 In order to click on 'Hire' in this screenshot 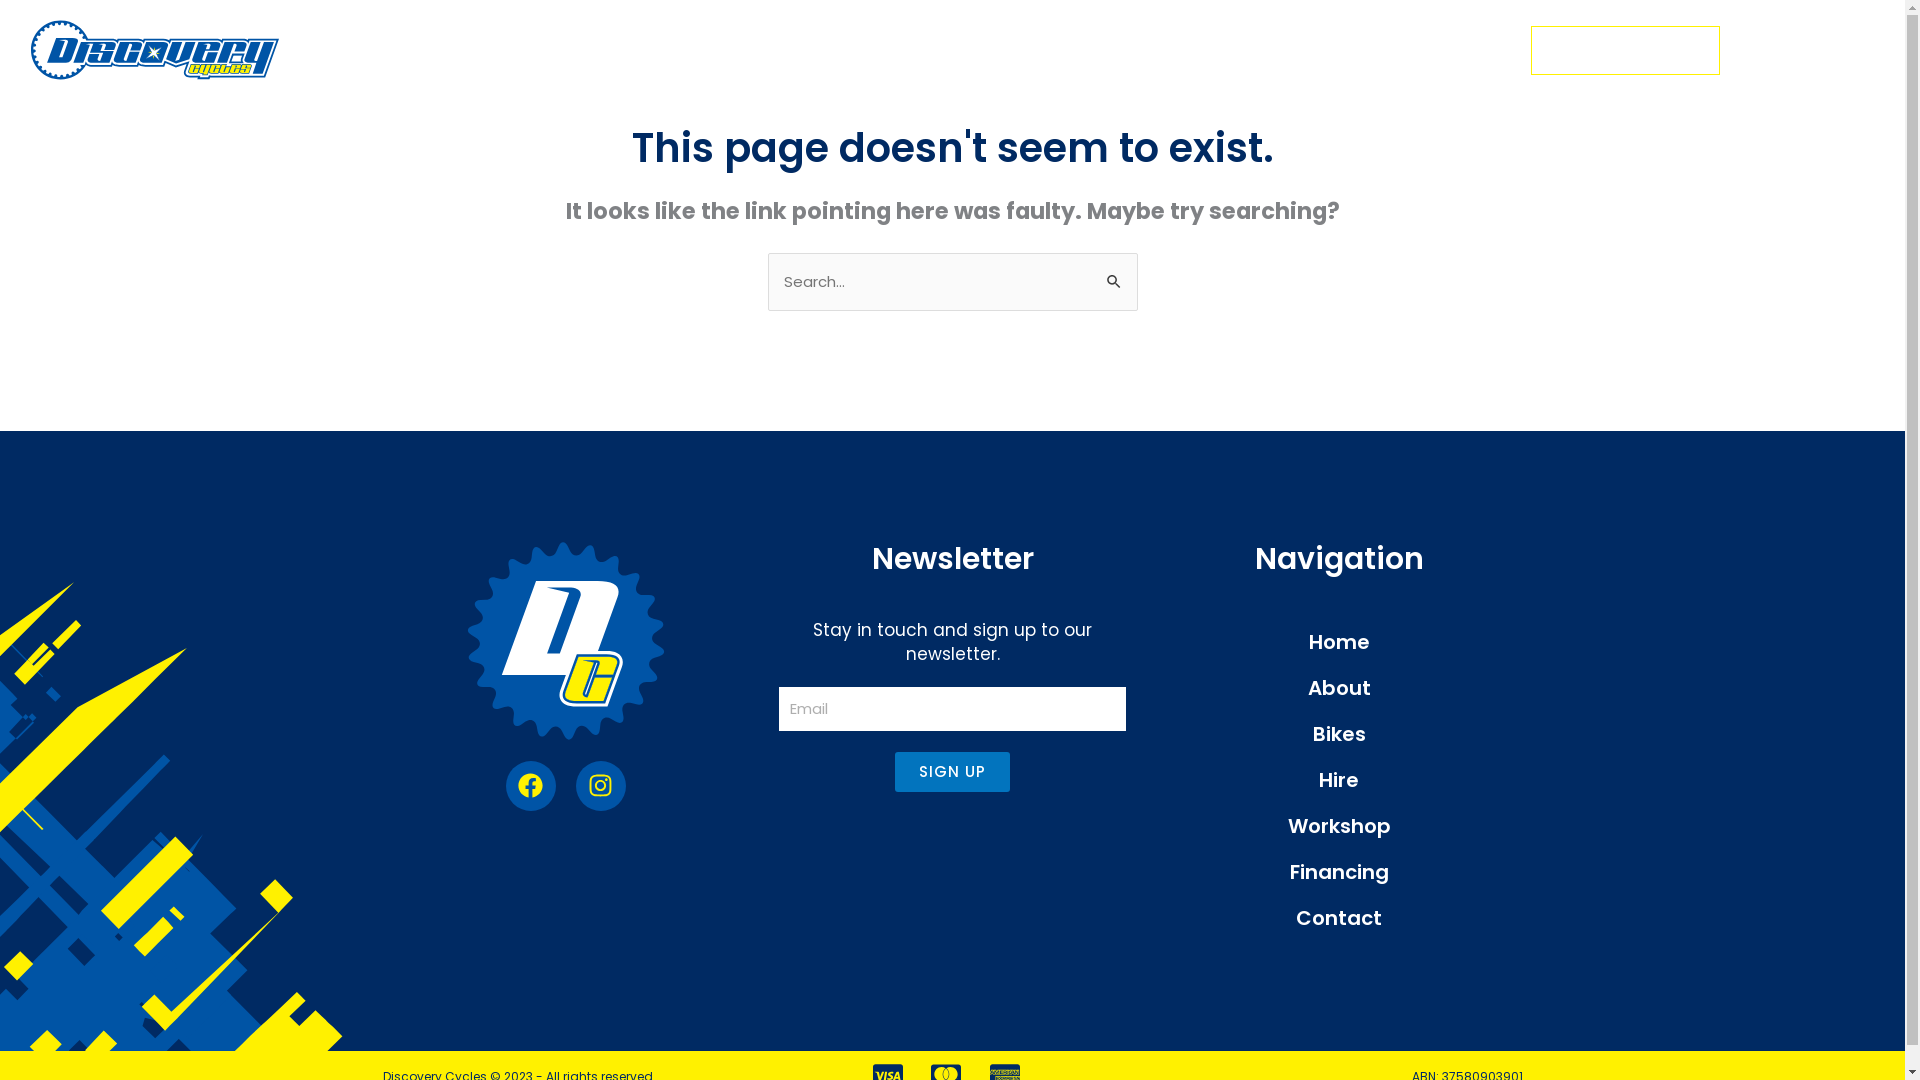, I will do `click(1339, 778)`.